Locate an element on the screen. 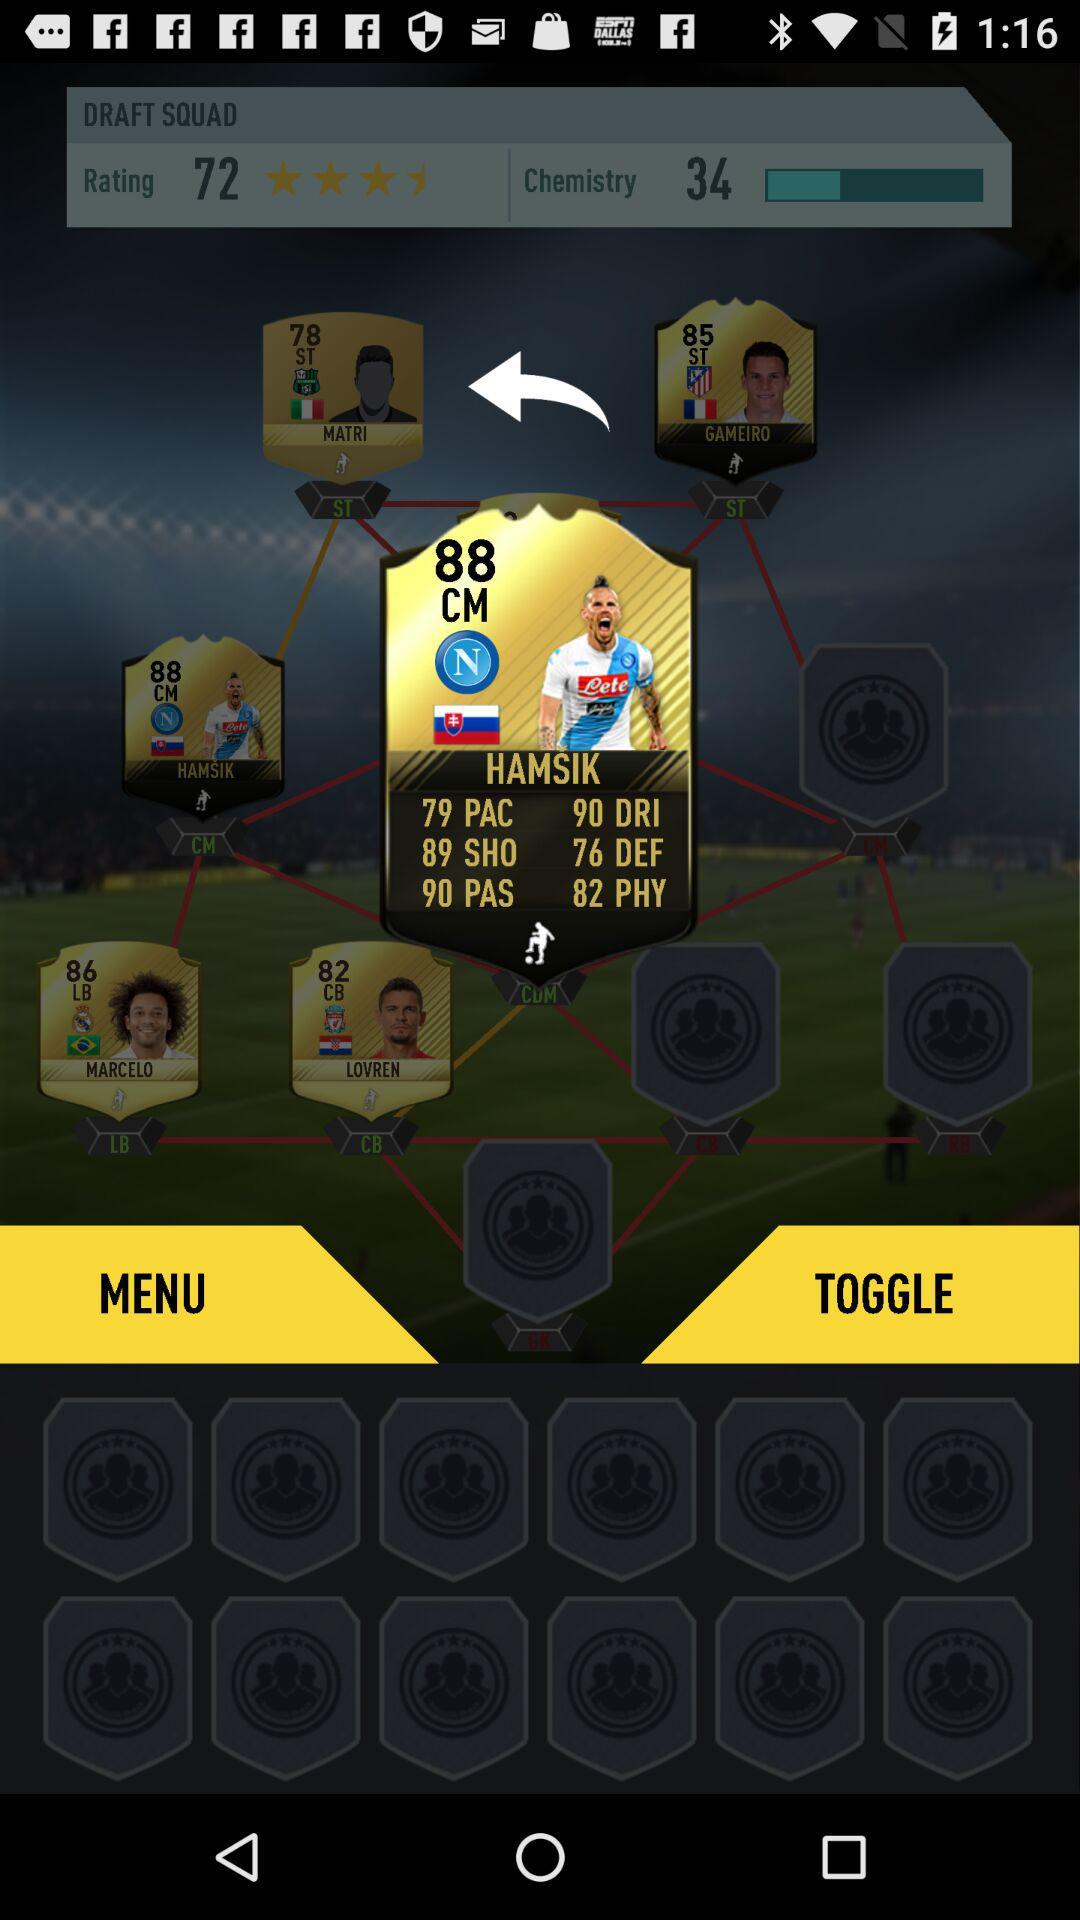 The image size is (1080, 1920). the last level above the toggle is located at coordinates (958, 1039).